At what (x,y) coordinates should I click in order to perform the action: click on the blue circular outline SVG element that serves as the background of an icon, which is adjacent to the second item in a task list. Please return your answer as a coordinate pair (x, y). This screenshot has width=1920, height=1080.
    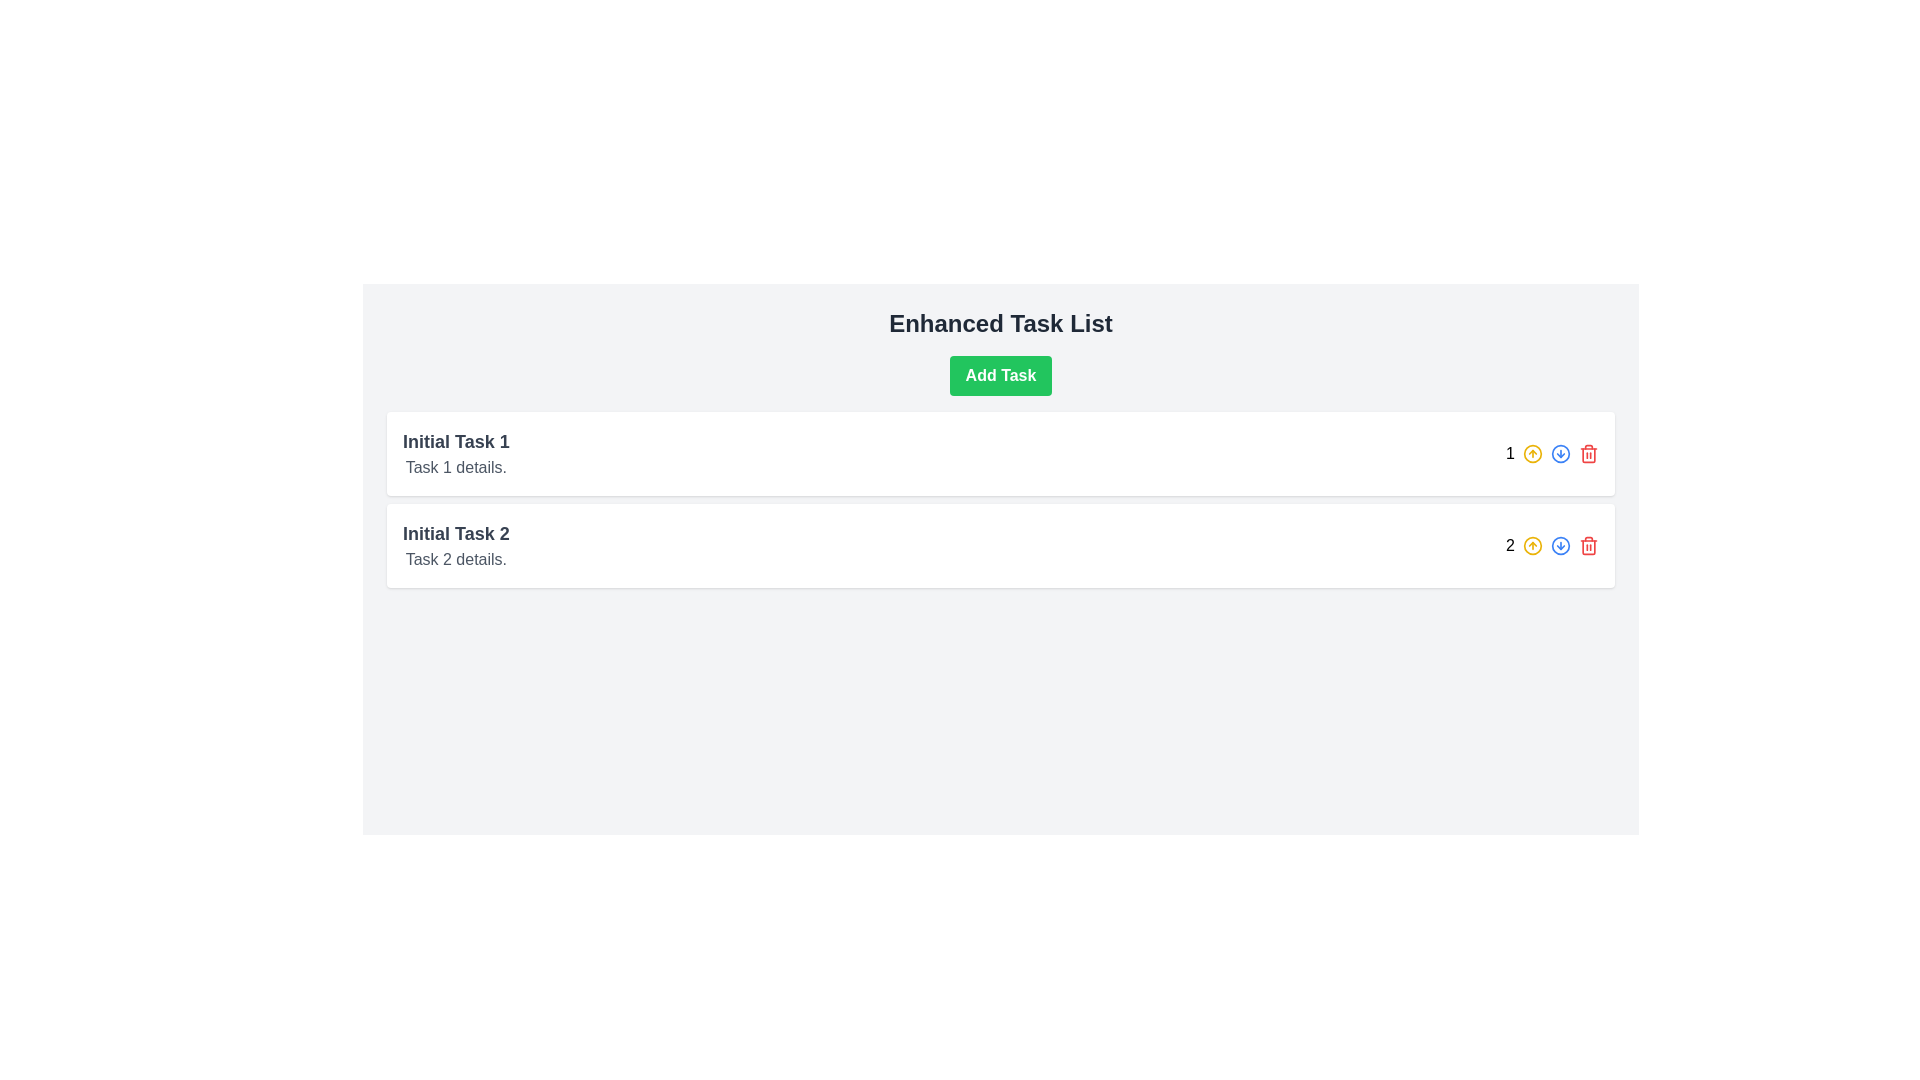
    Looking at the image, I should click on (1559, 546).